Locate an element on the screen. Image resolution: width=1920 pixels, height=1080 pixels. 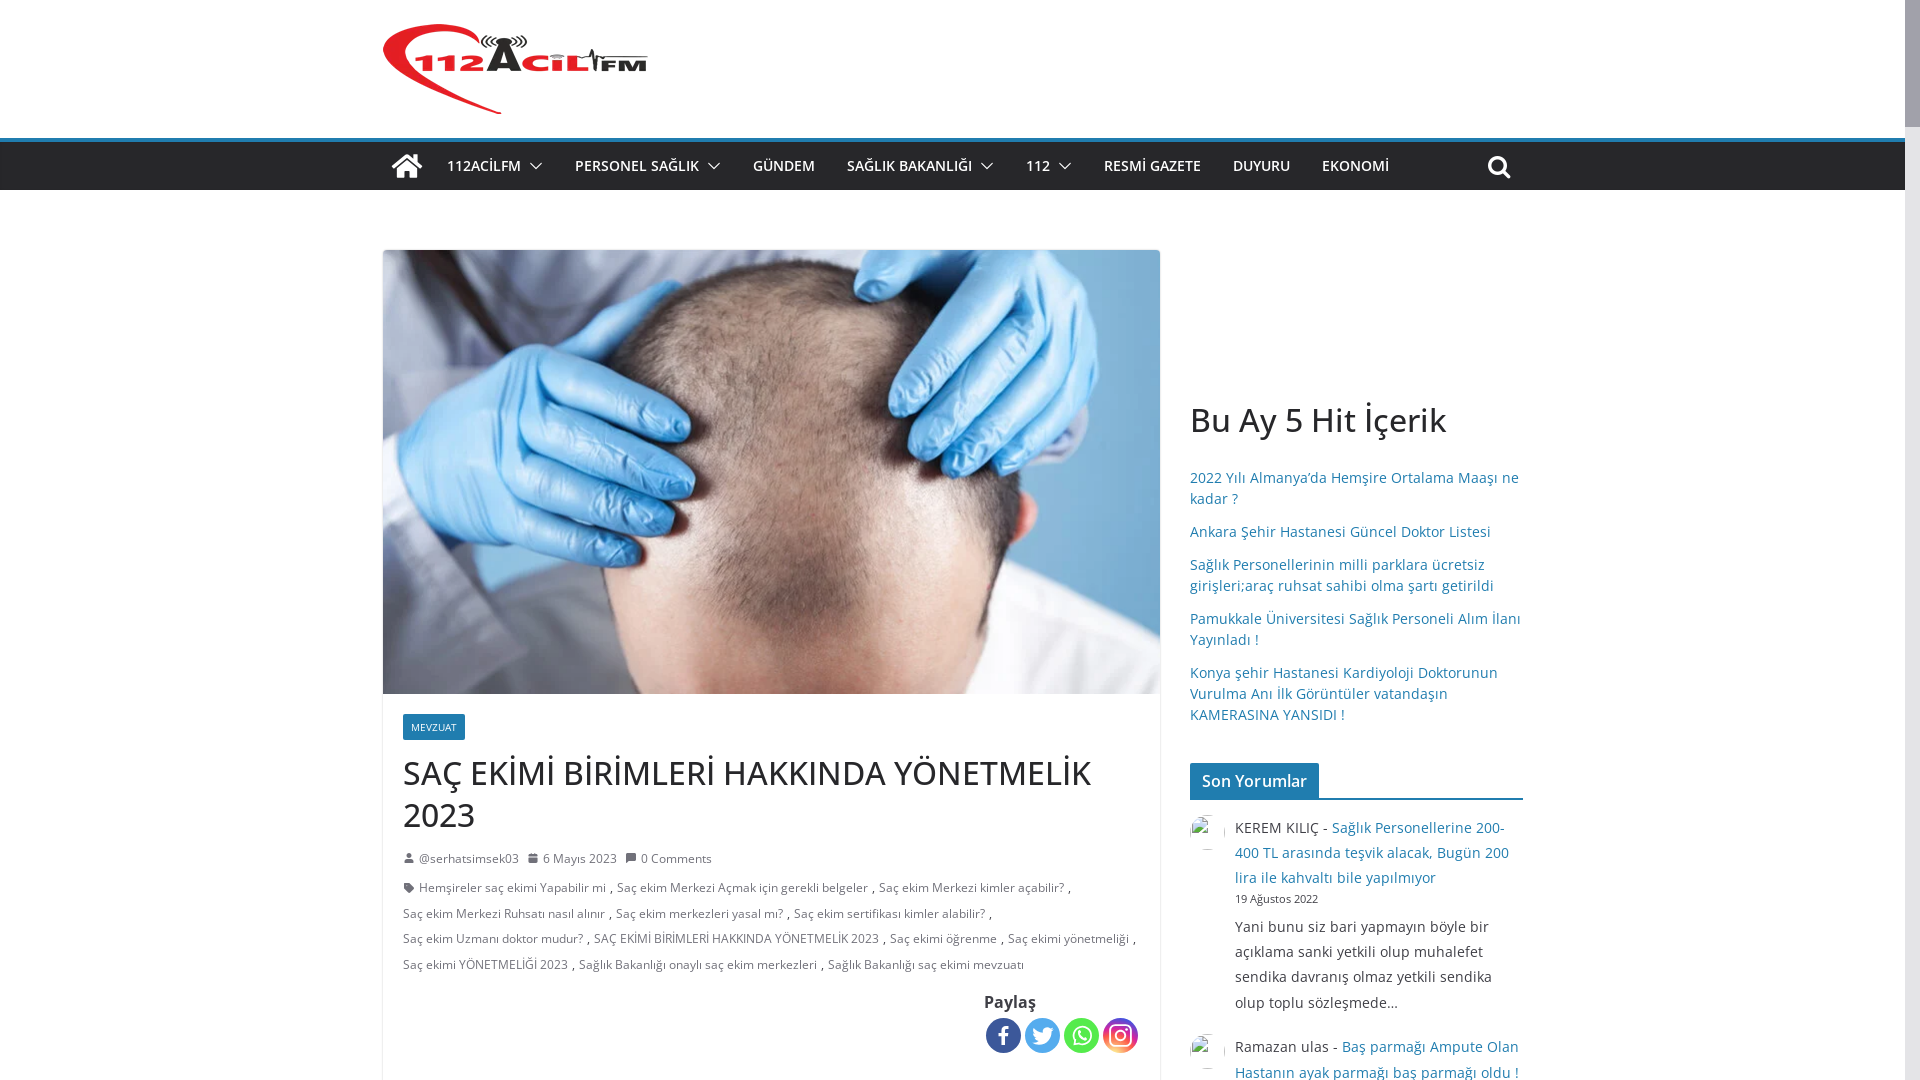
'Instagram' is located at coordinates (1118, 1035).